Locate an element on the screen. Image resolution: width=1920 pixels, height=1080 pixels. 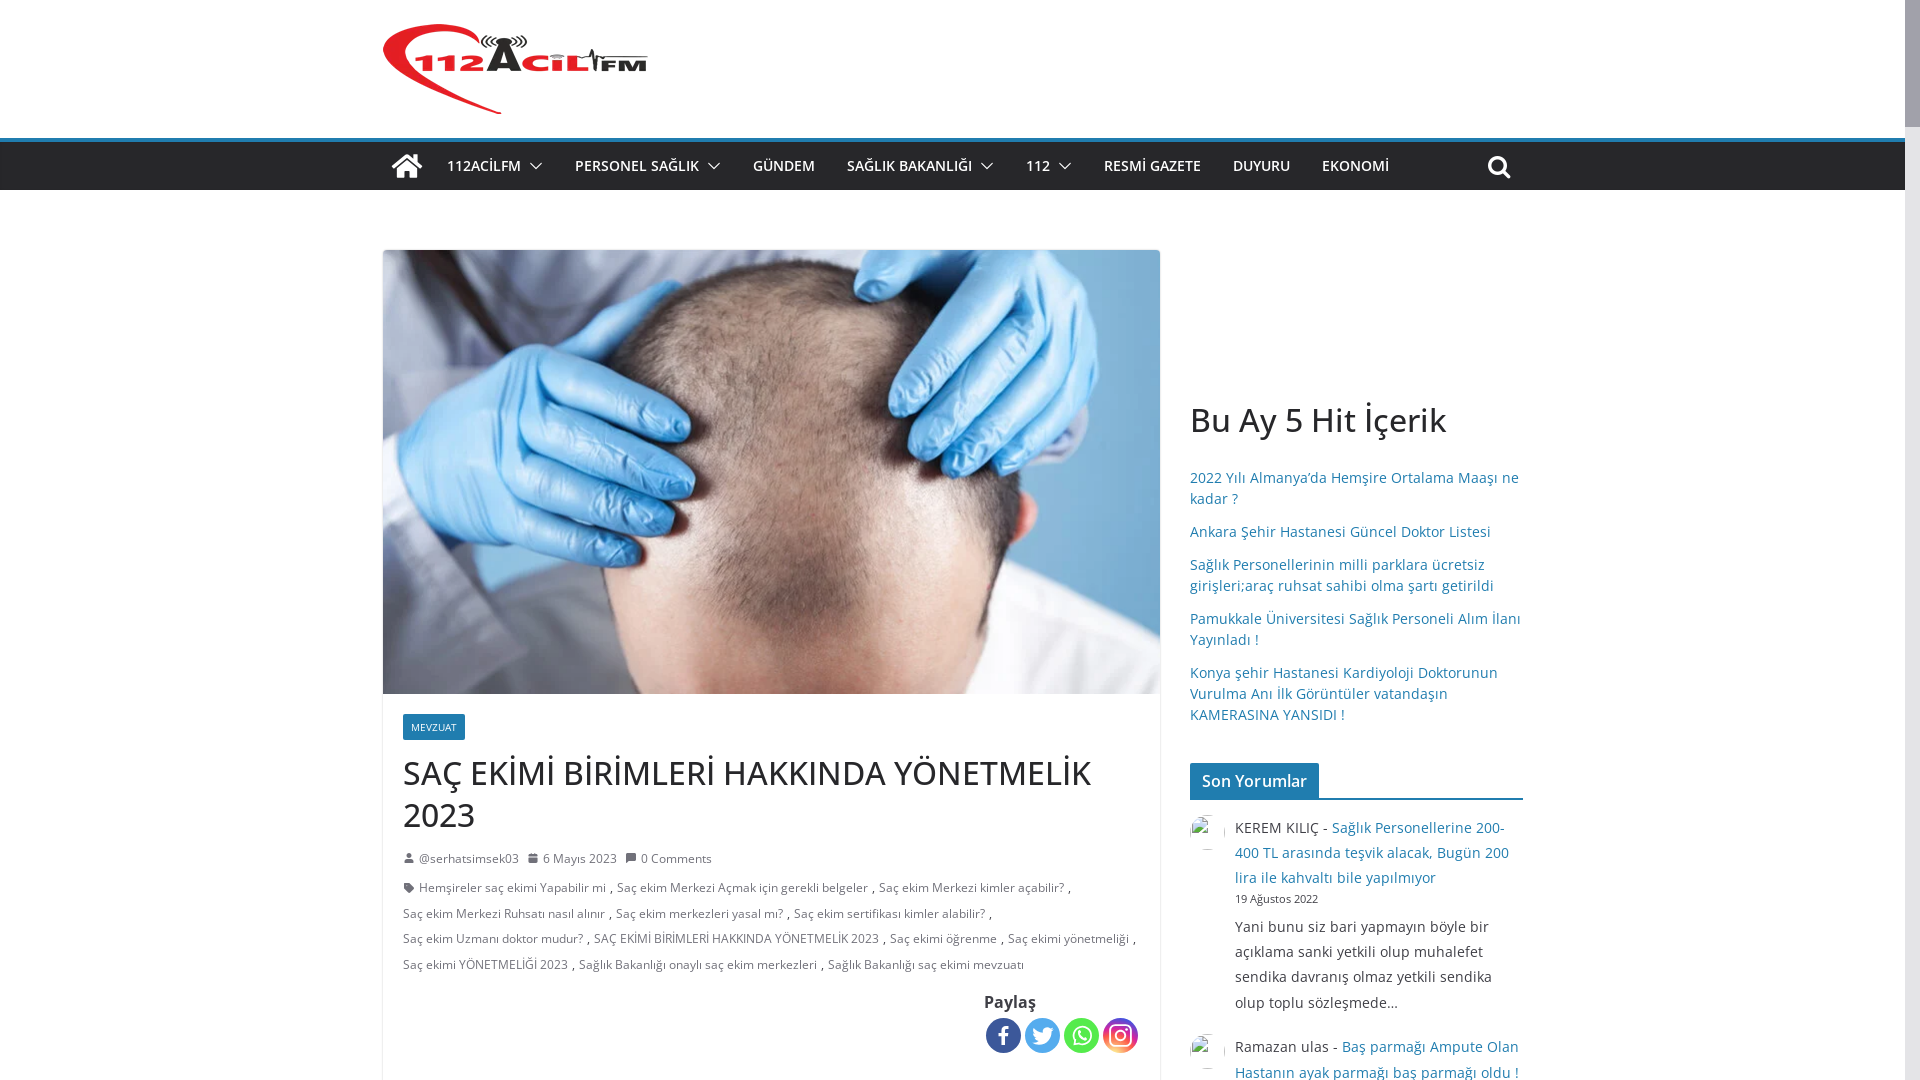
'Instagram' is located at coordinates (1118, 1035).